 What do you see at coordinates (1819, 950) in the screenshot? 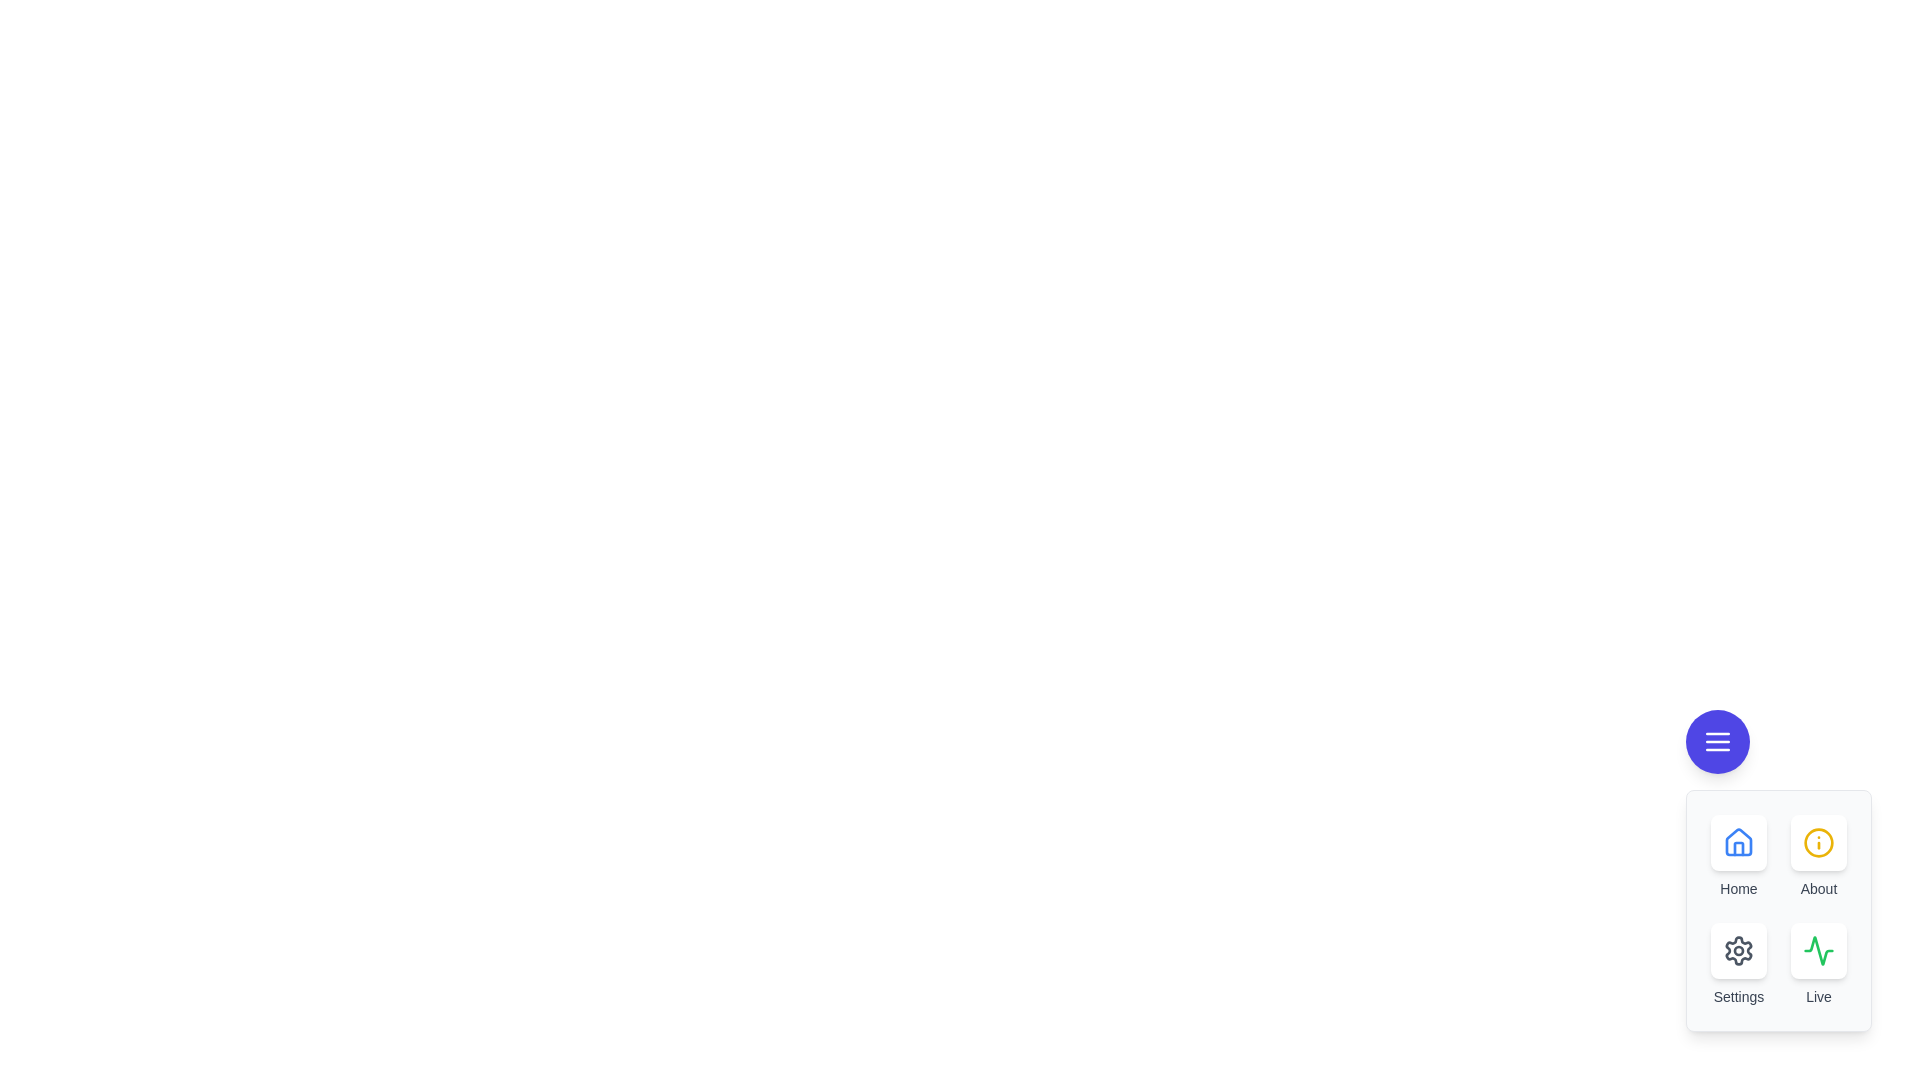
I see `the button labeled Live to observe its hover effect` at bounding box center [1819, 950].